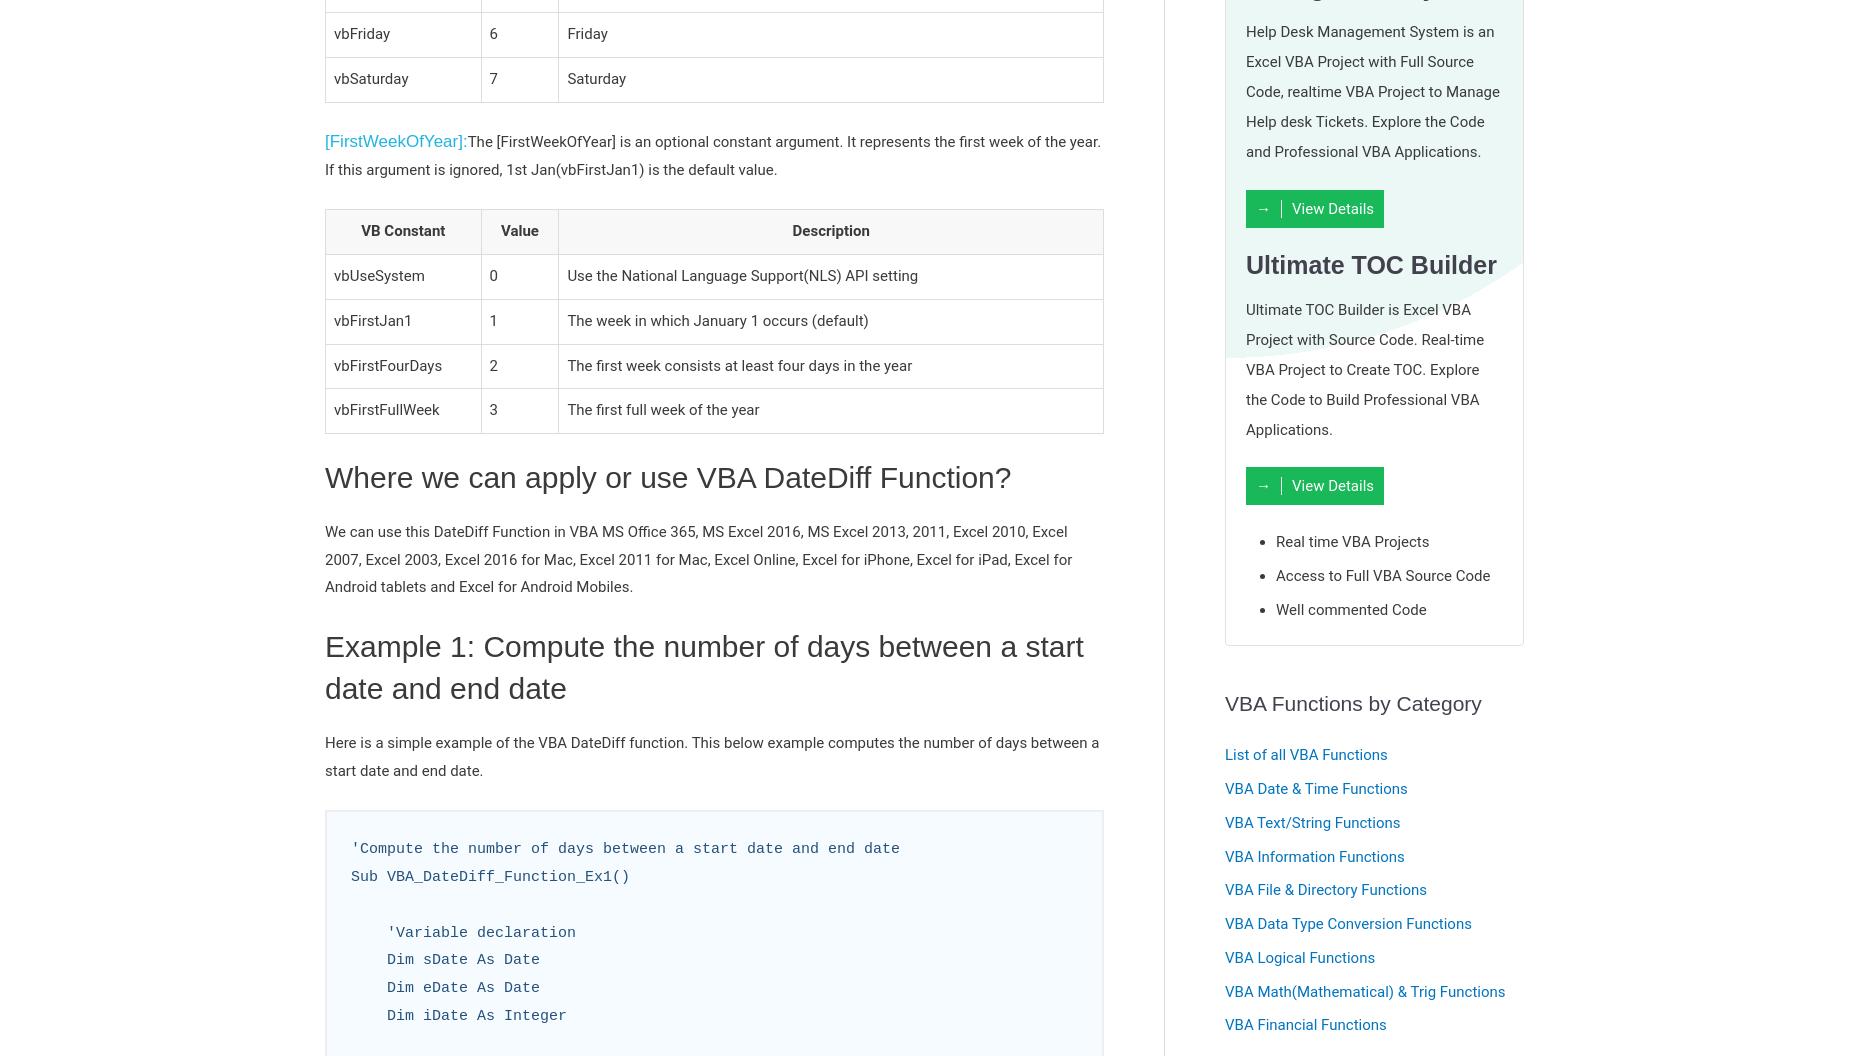 The height and width of the screenshot is (1056, 1850). What do you see at coordinates (378, 274) in the screenshot?
I see `'vbUseSystem'` at bounding box center [378, 274].